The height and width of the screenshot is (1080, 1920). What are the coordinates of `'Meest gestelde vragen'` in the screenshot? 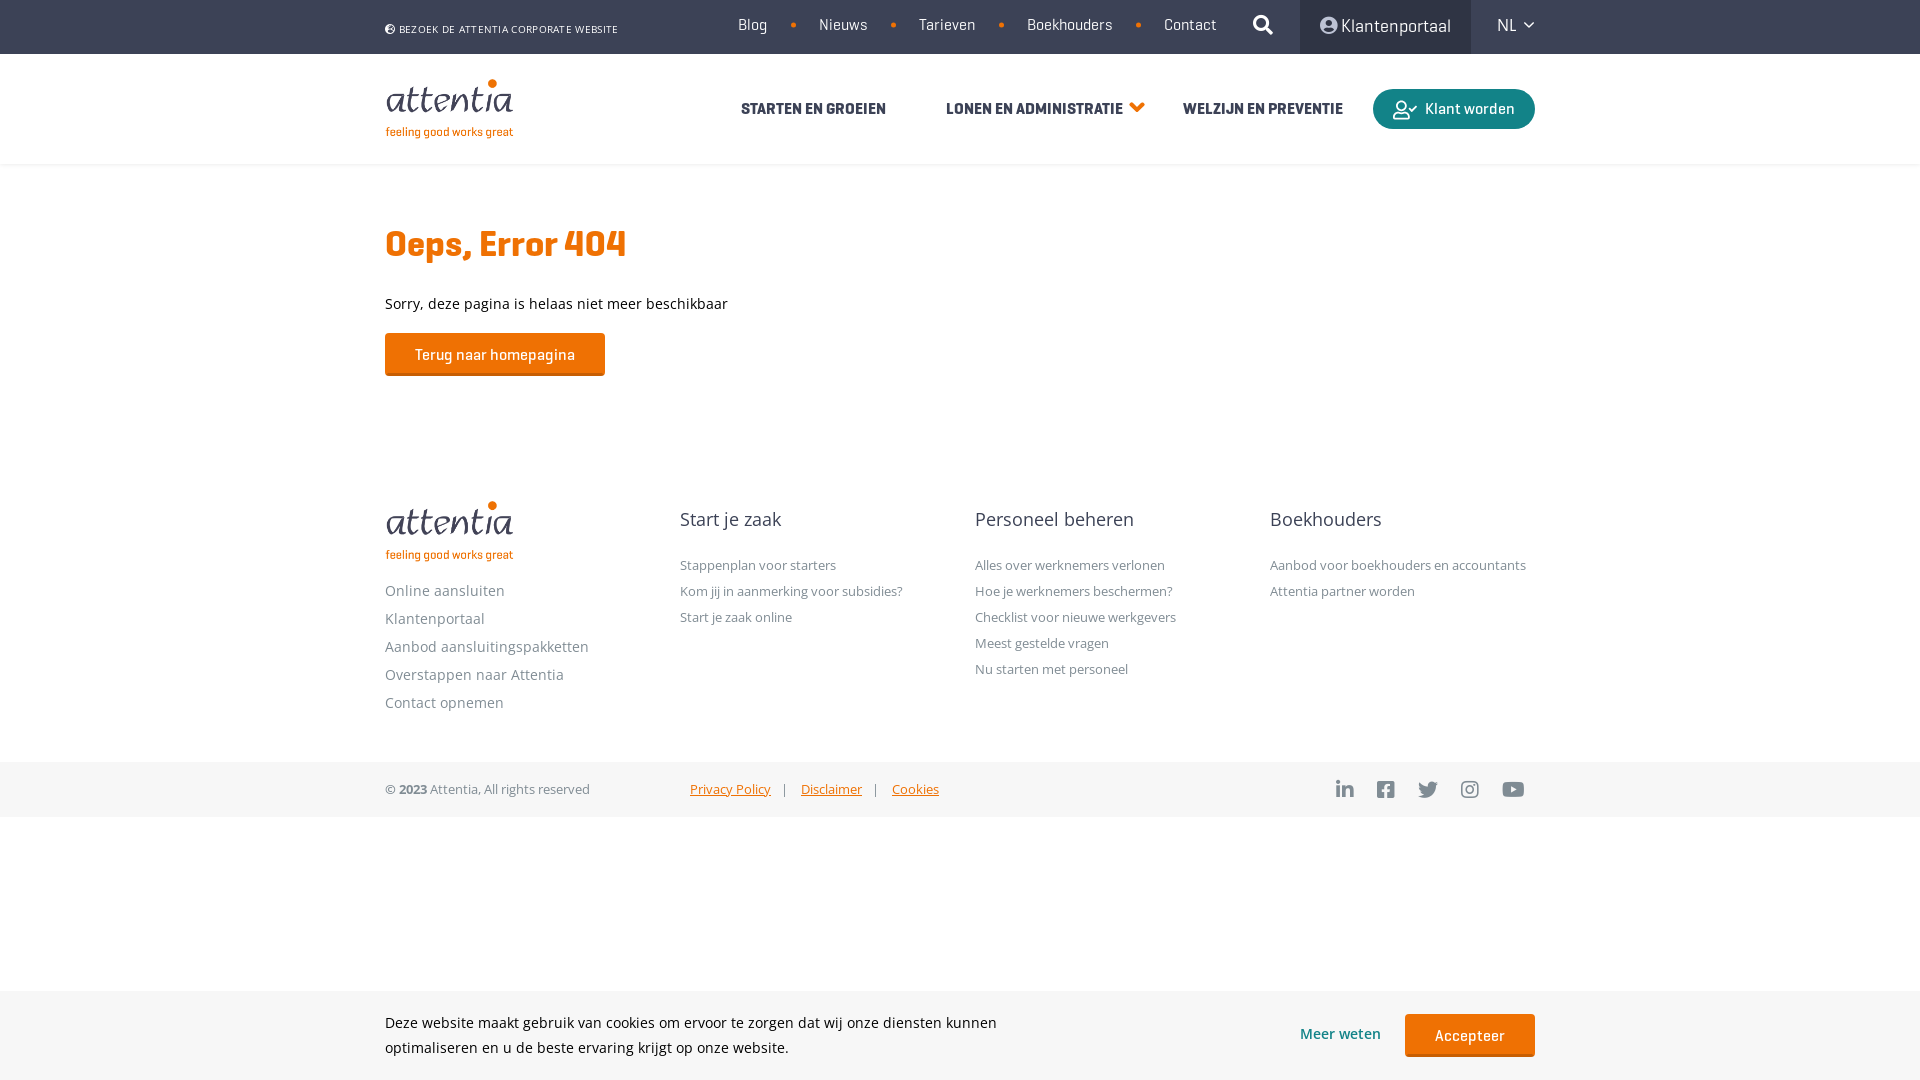 It's located at (1106, 643).